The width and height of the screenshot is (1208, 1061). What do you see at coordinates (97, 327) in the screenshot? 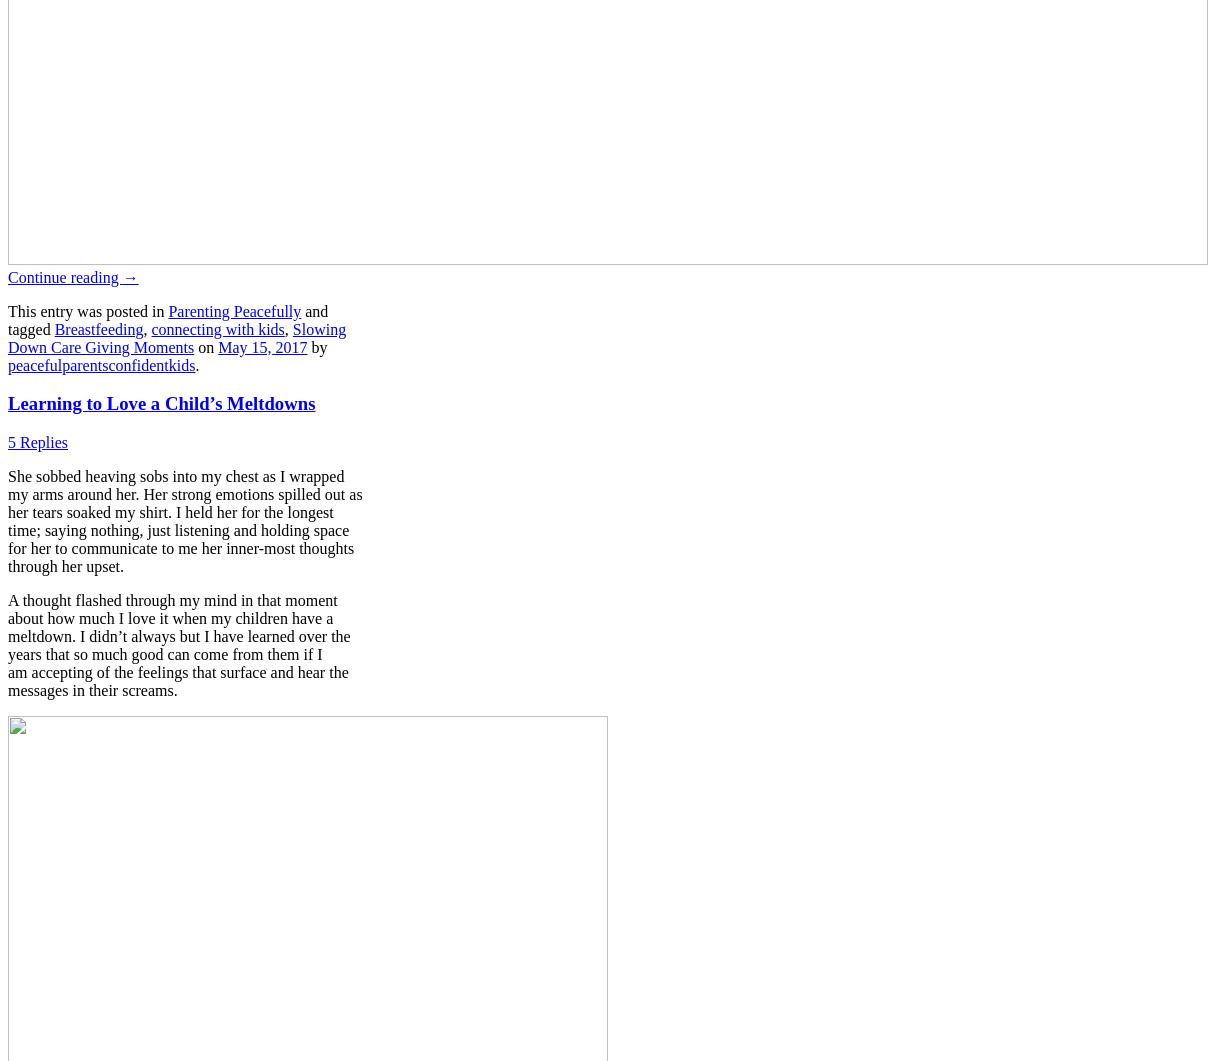
I see `'Breastfeeding'` at bounding box center [97, 327].